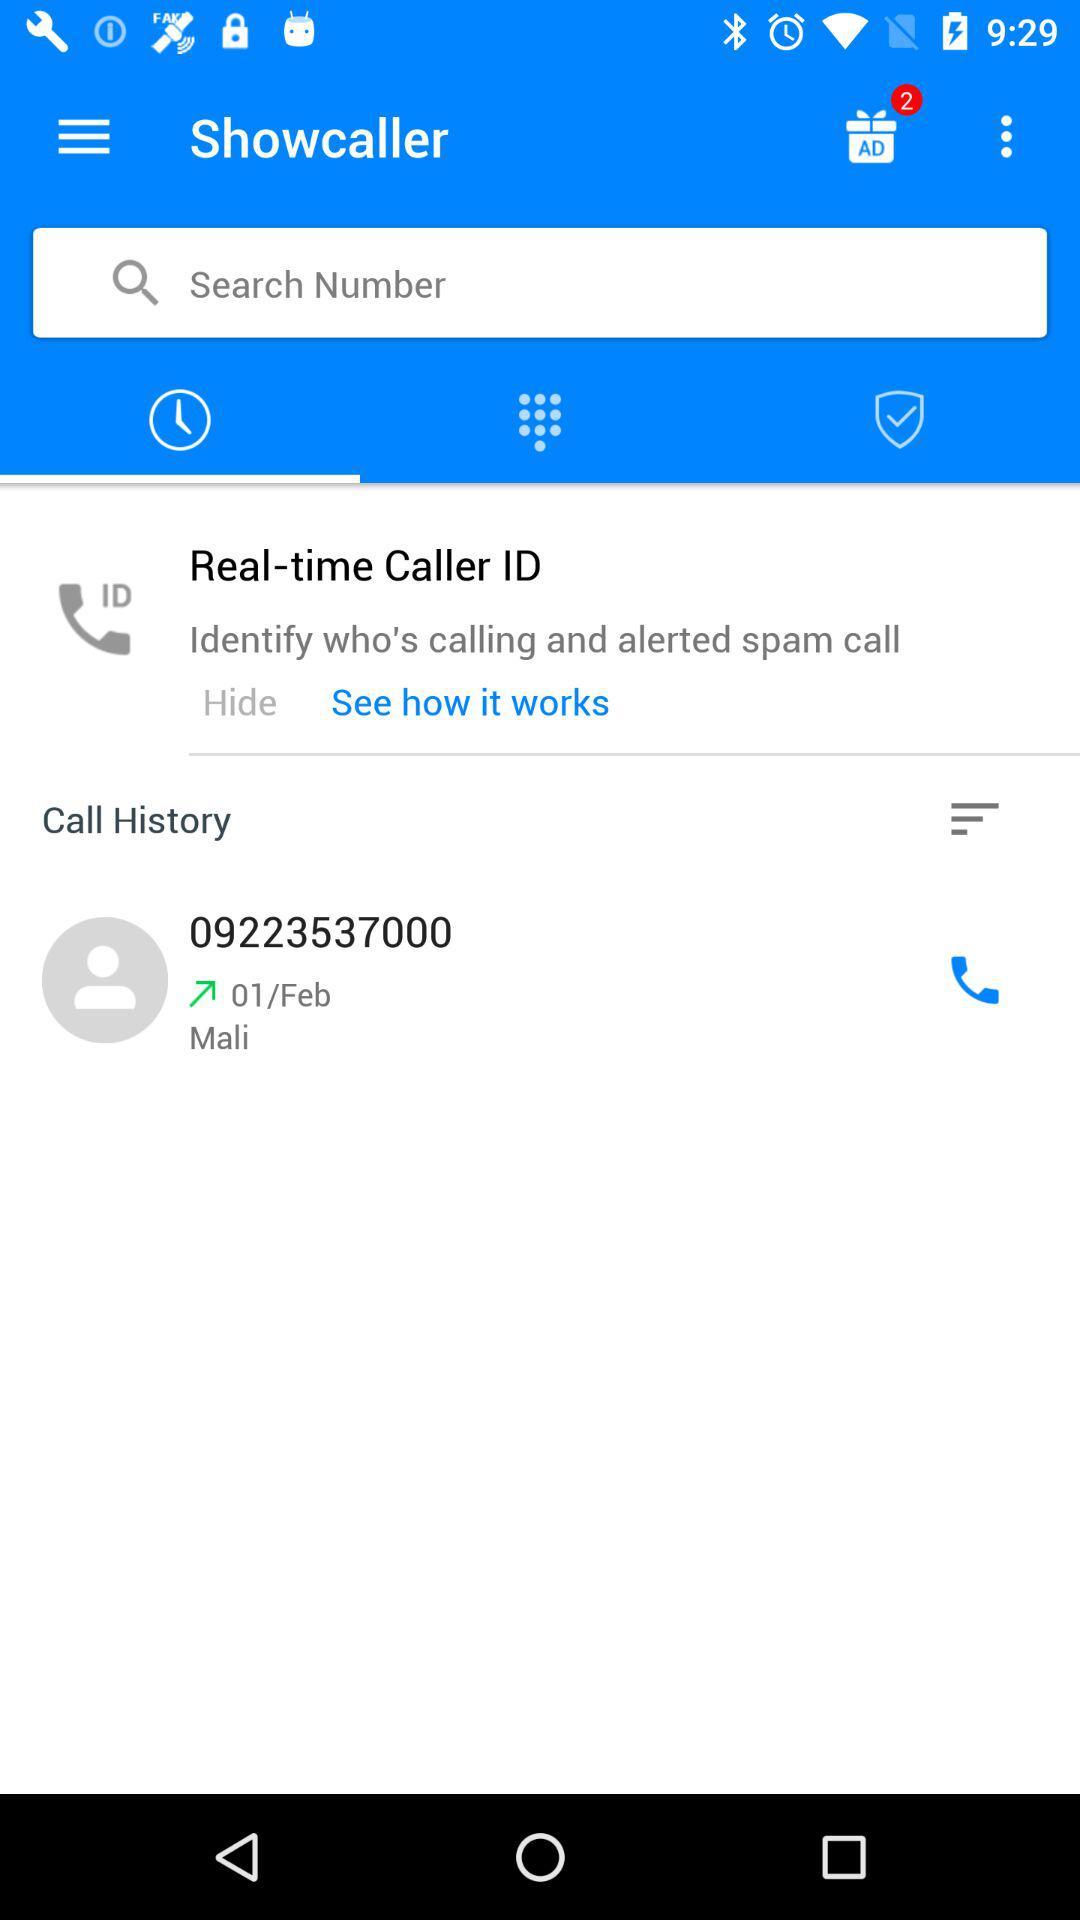 This screenshot has width=1080, height=1920. Describe the element at coordinates (869, 135) in the screenshot. I see `item to the right of showcaller` at that location.